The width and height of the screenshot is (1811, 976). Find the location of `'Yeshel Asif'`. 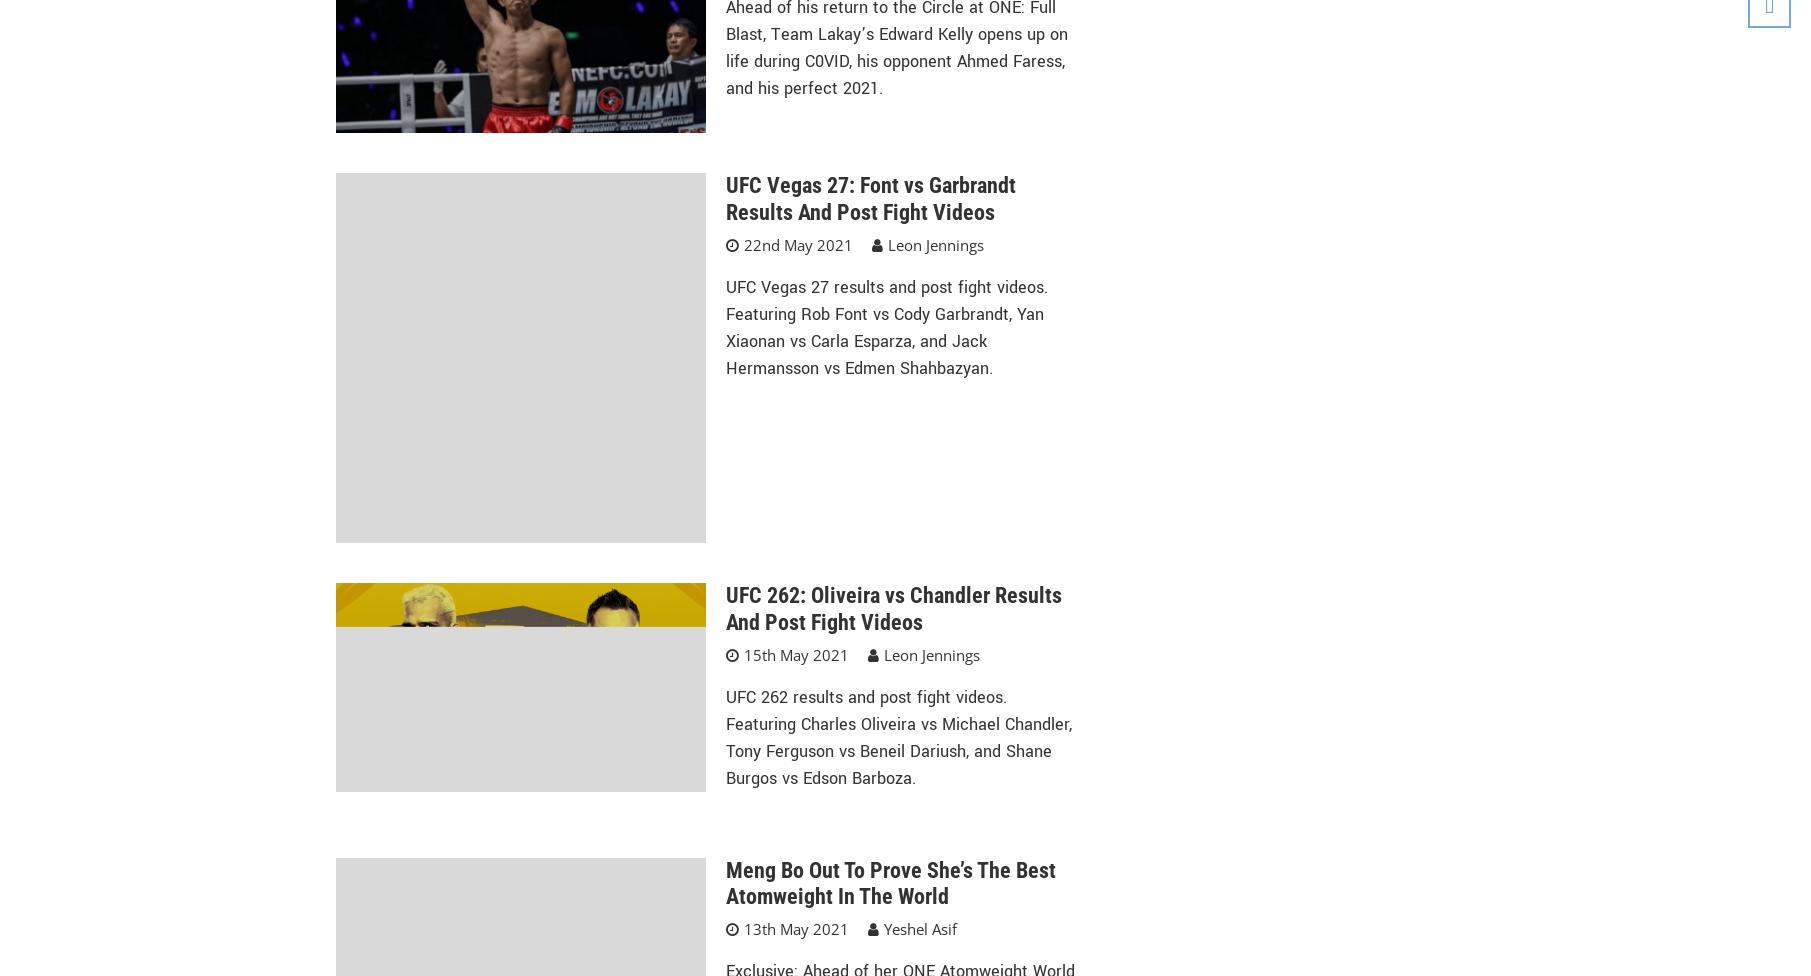

'Yeshel Asif' is located at coordinates (918, 927).